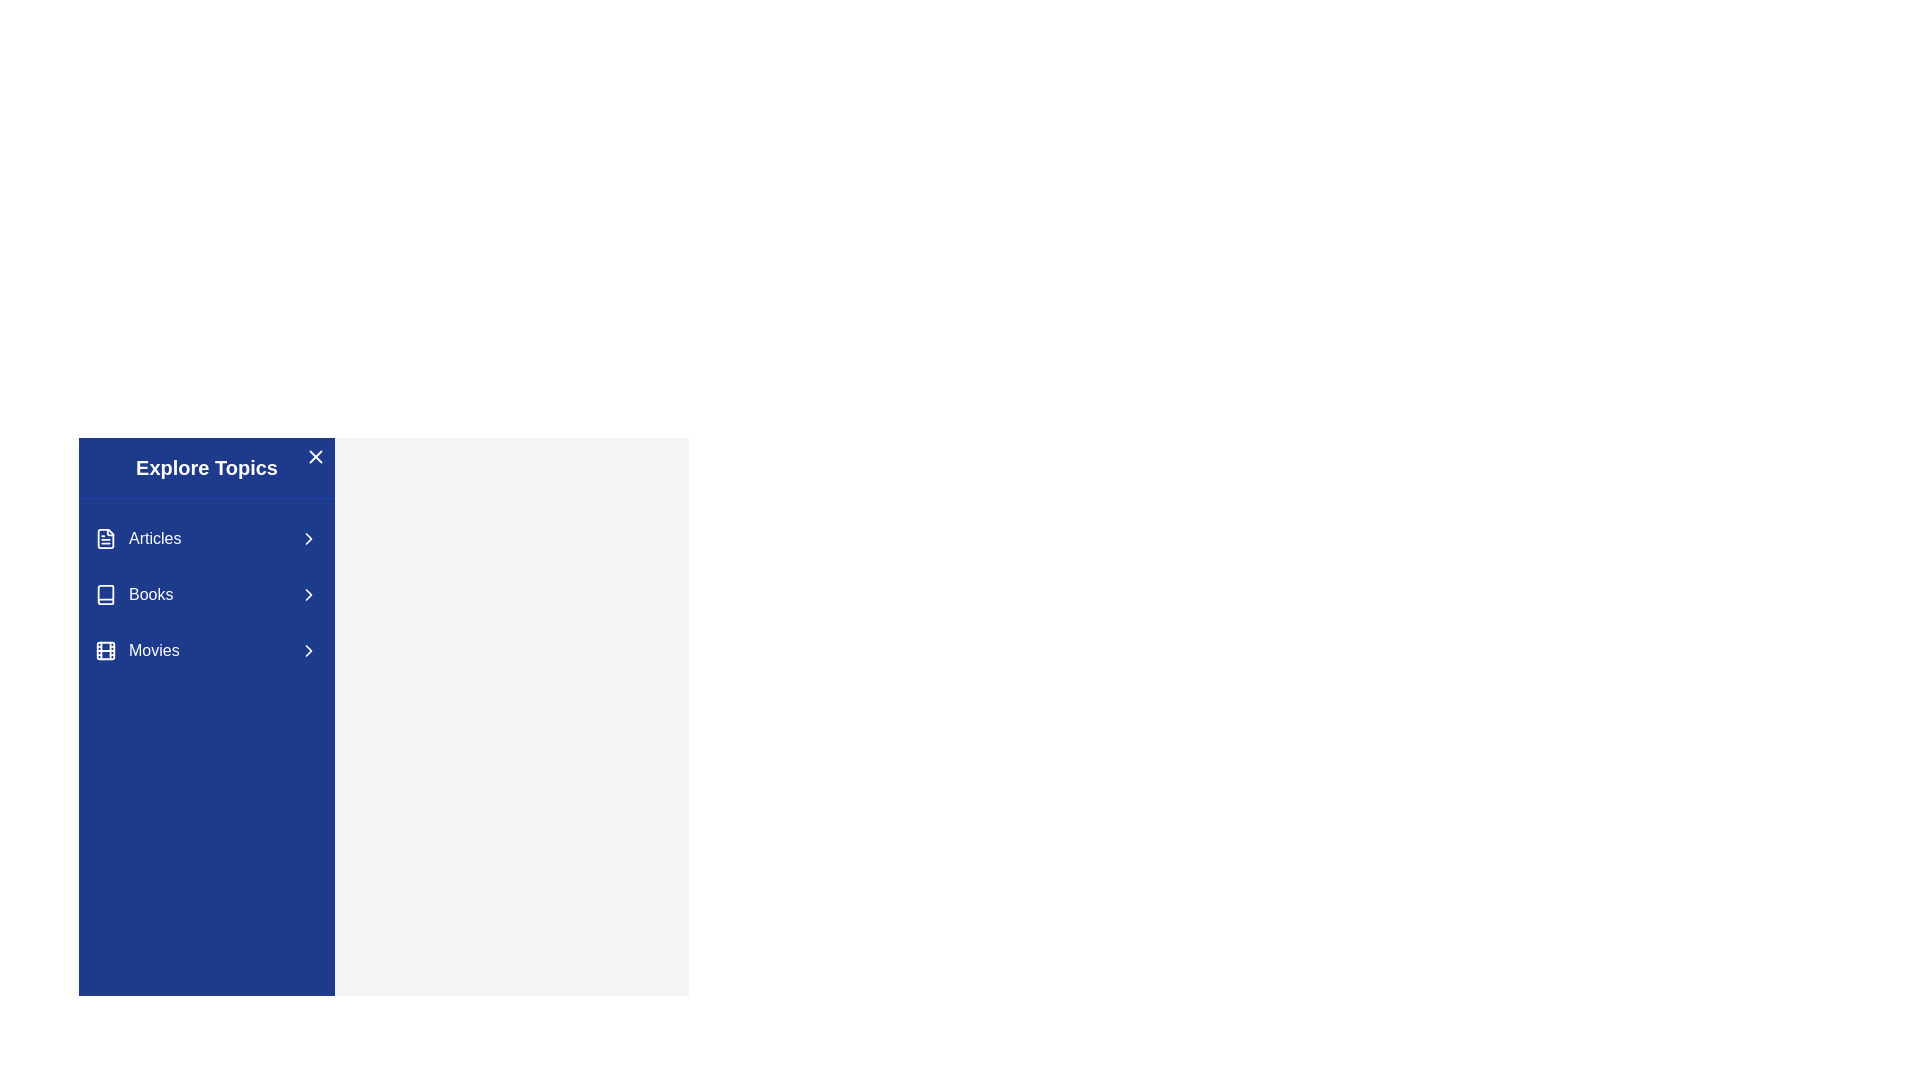 This screenshot has width=1920, height=1080. I want to click on the text label displaying 'Movies' in white on a dark blue background, which is the third item in the vertical list under 'Explore Topics', so click(153, 651).